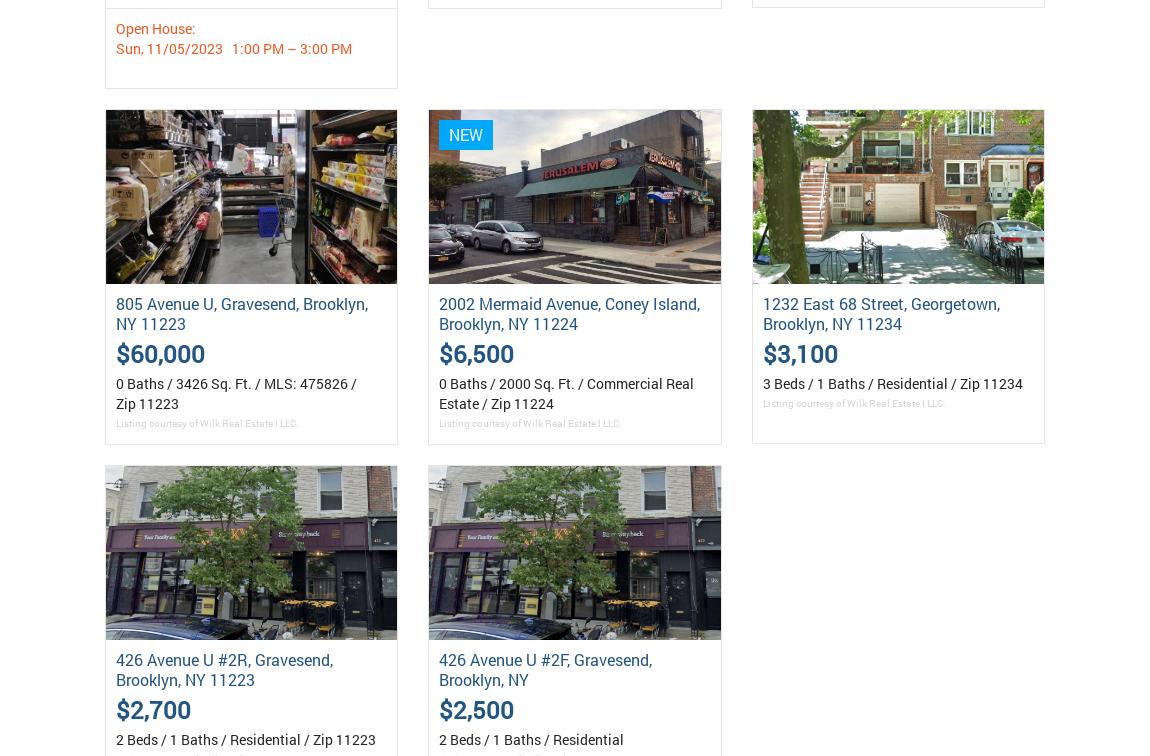 The height and width of the screenshot is (756, 1150). I want to click on '2 Beds / 1 Baths / Residential', so click(531, 738).